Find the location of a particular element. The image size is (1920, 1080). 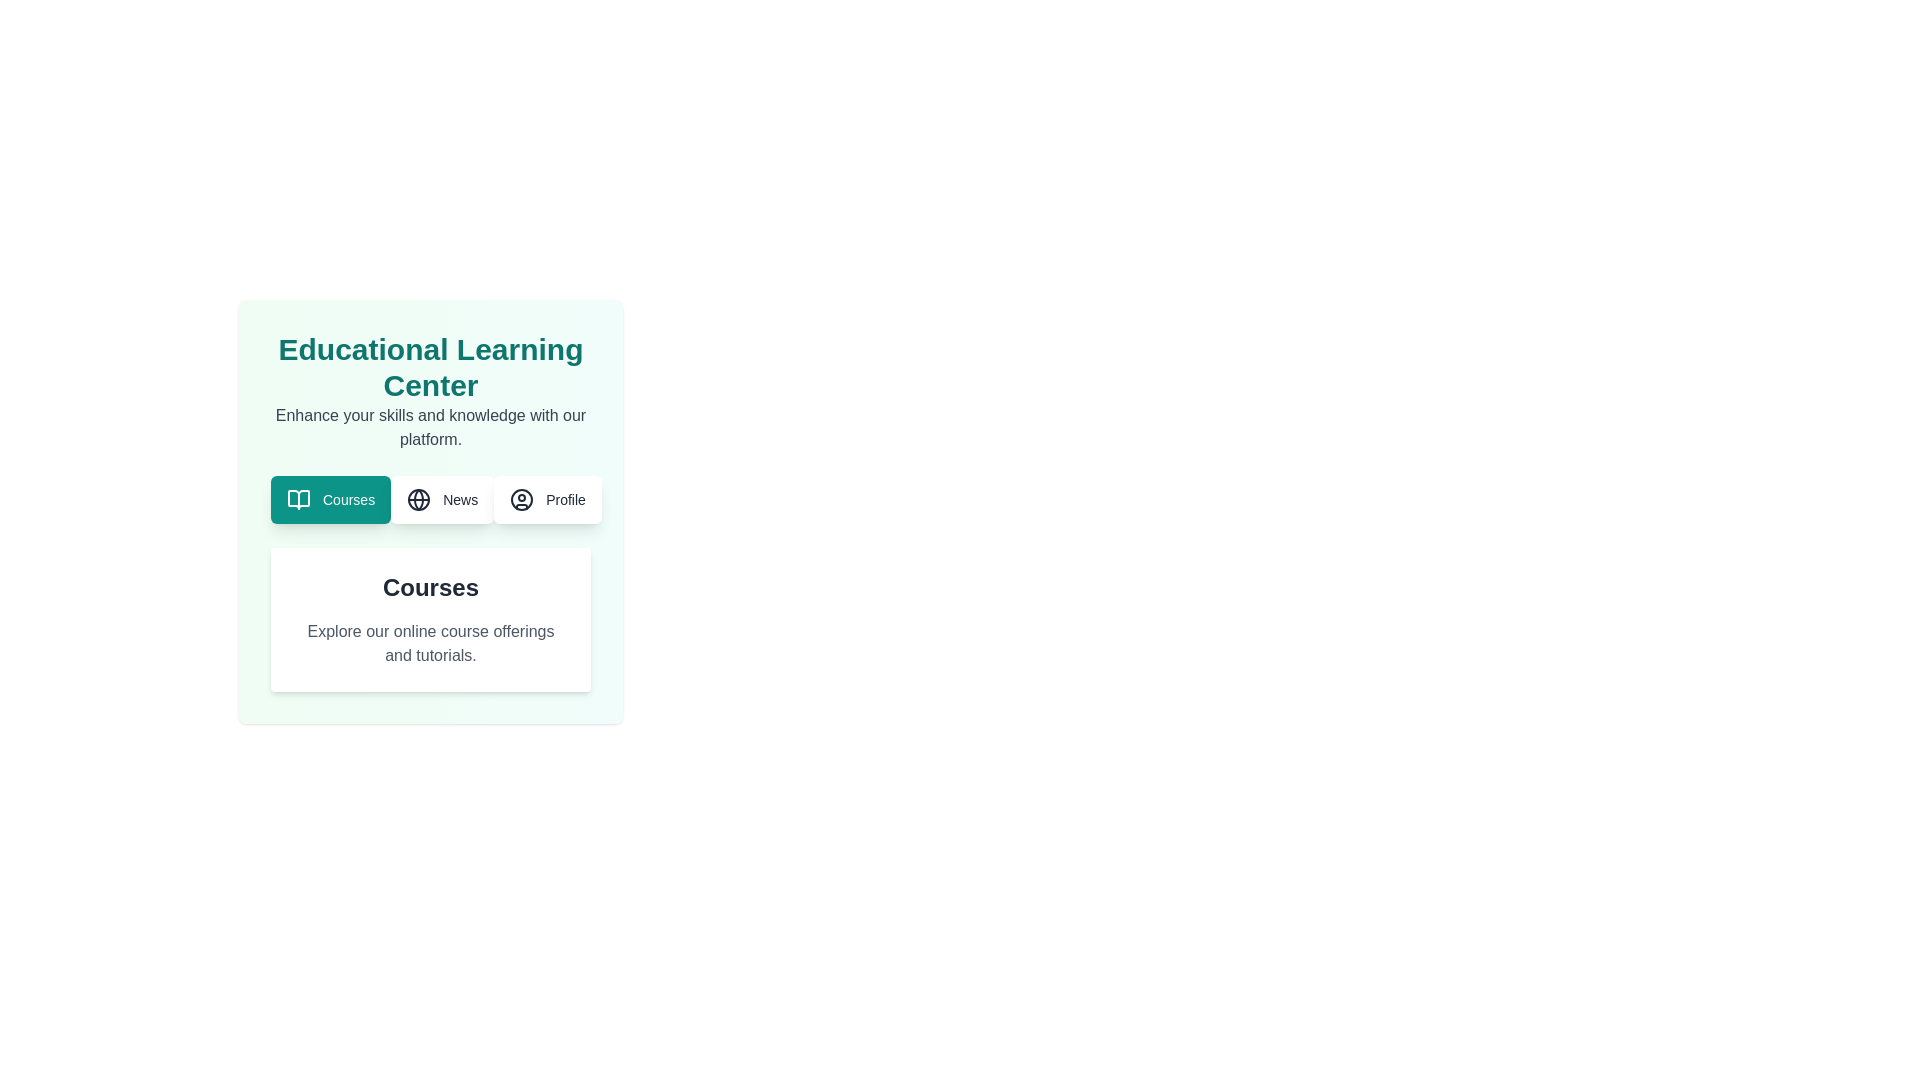

the News tab button to navigate to the corresponding section is located at coordinates (440, 499).